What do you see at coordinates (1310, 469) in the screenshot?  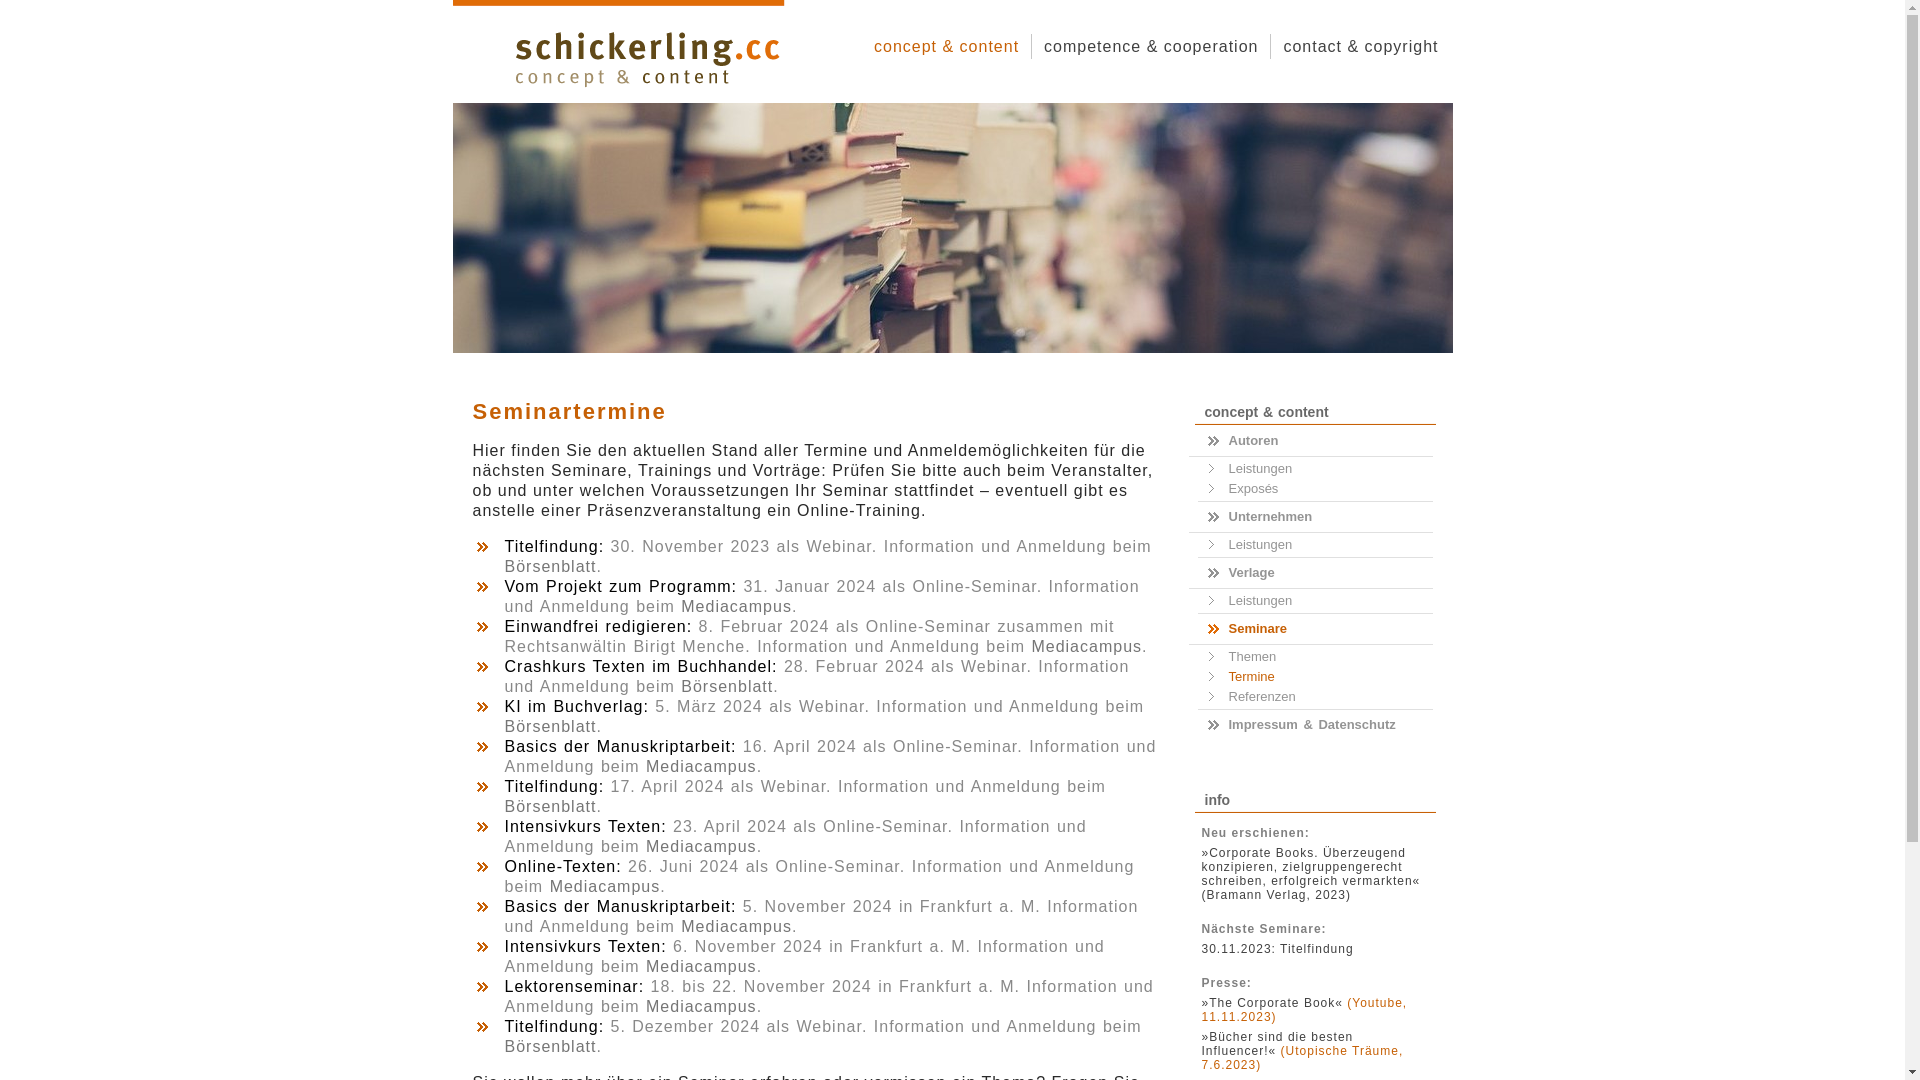 I see `'Leistungen'` at bounding box center [1310, 469].